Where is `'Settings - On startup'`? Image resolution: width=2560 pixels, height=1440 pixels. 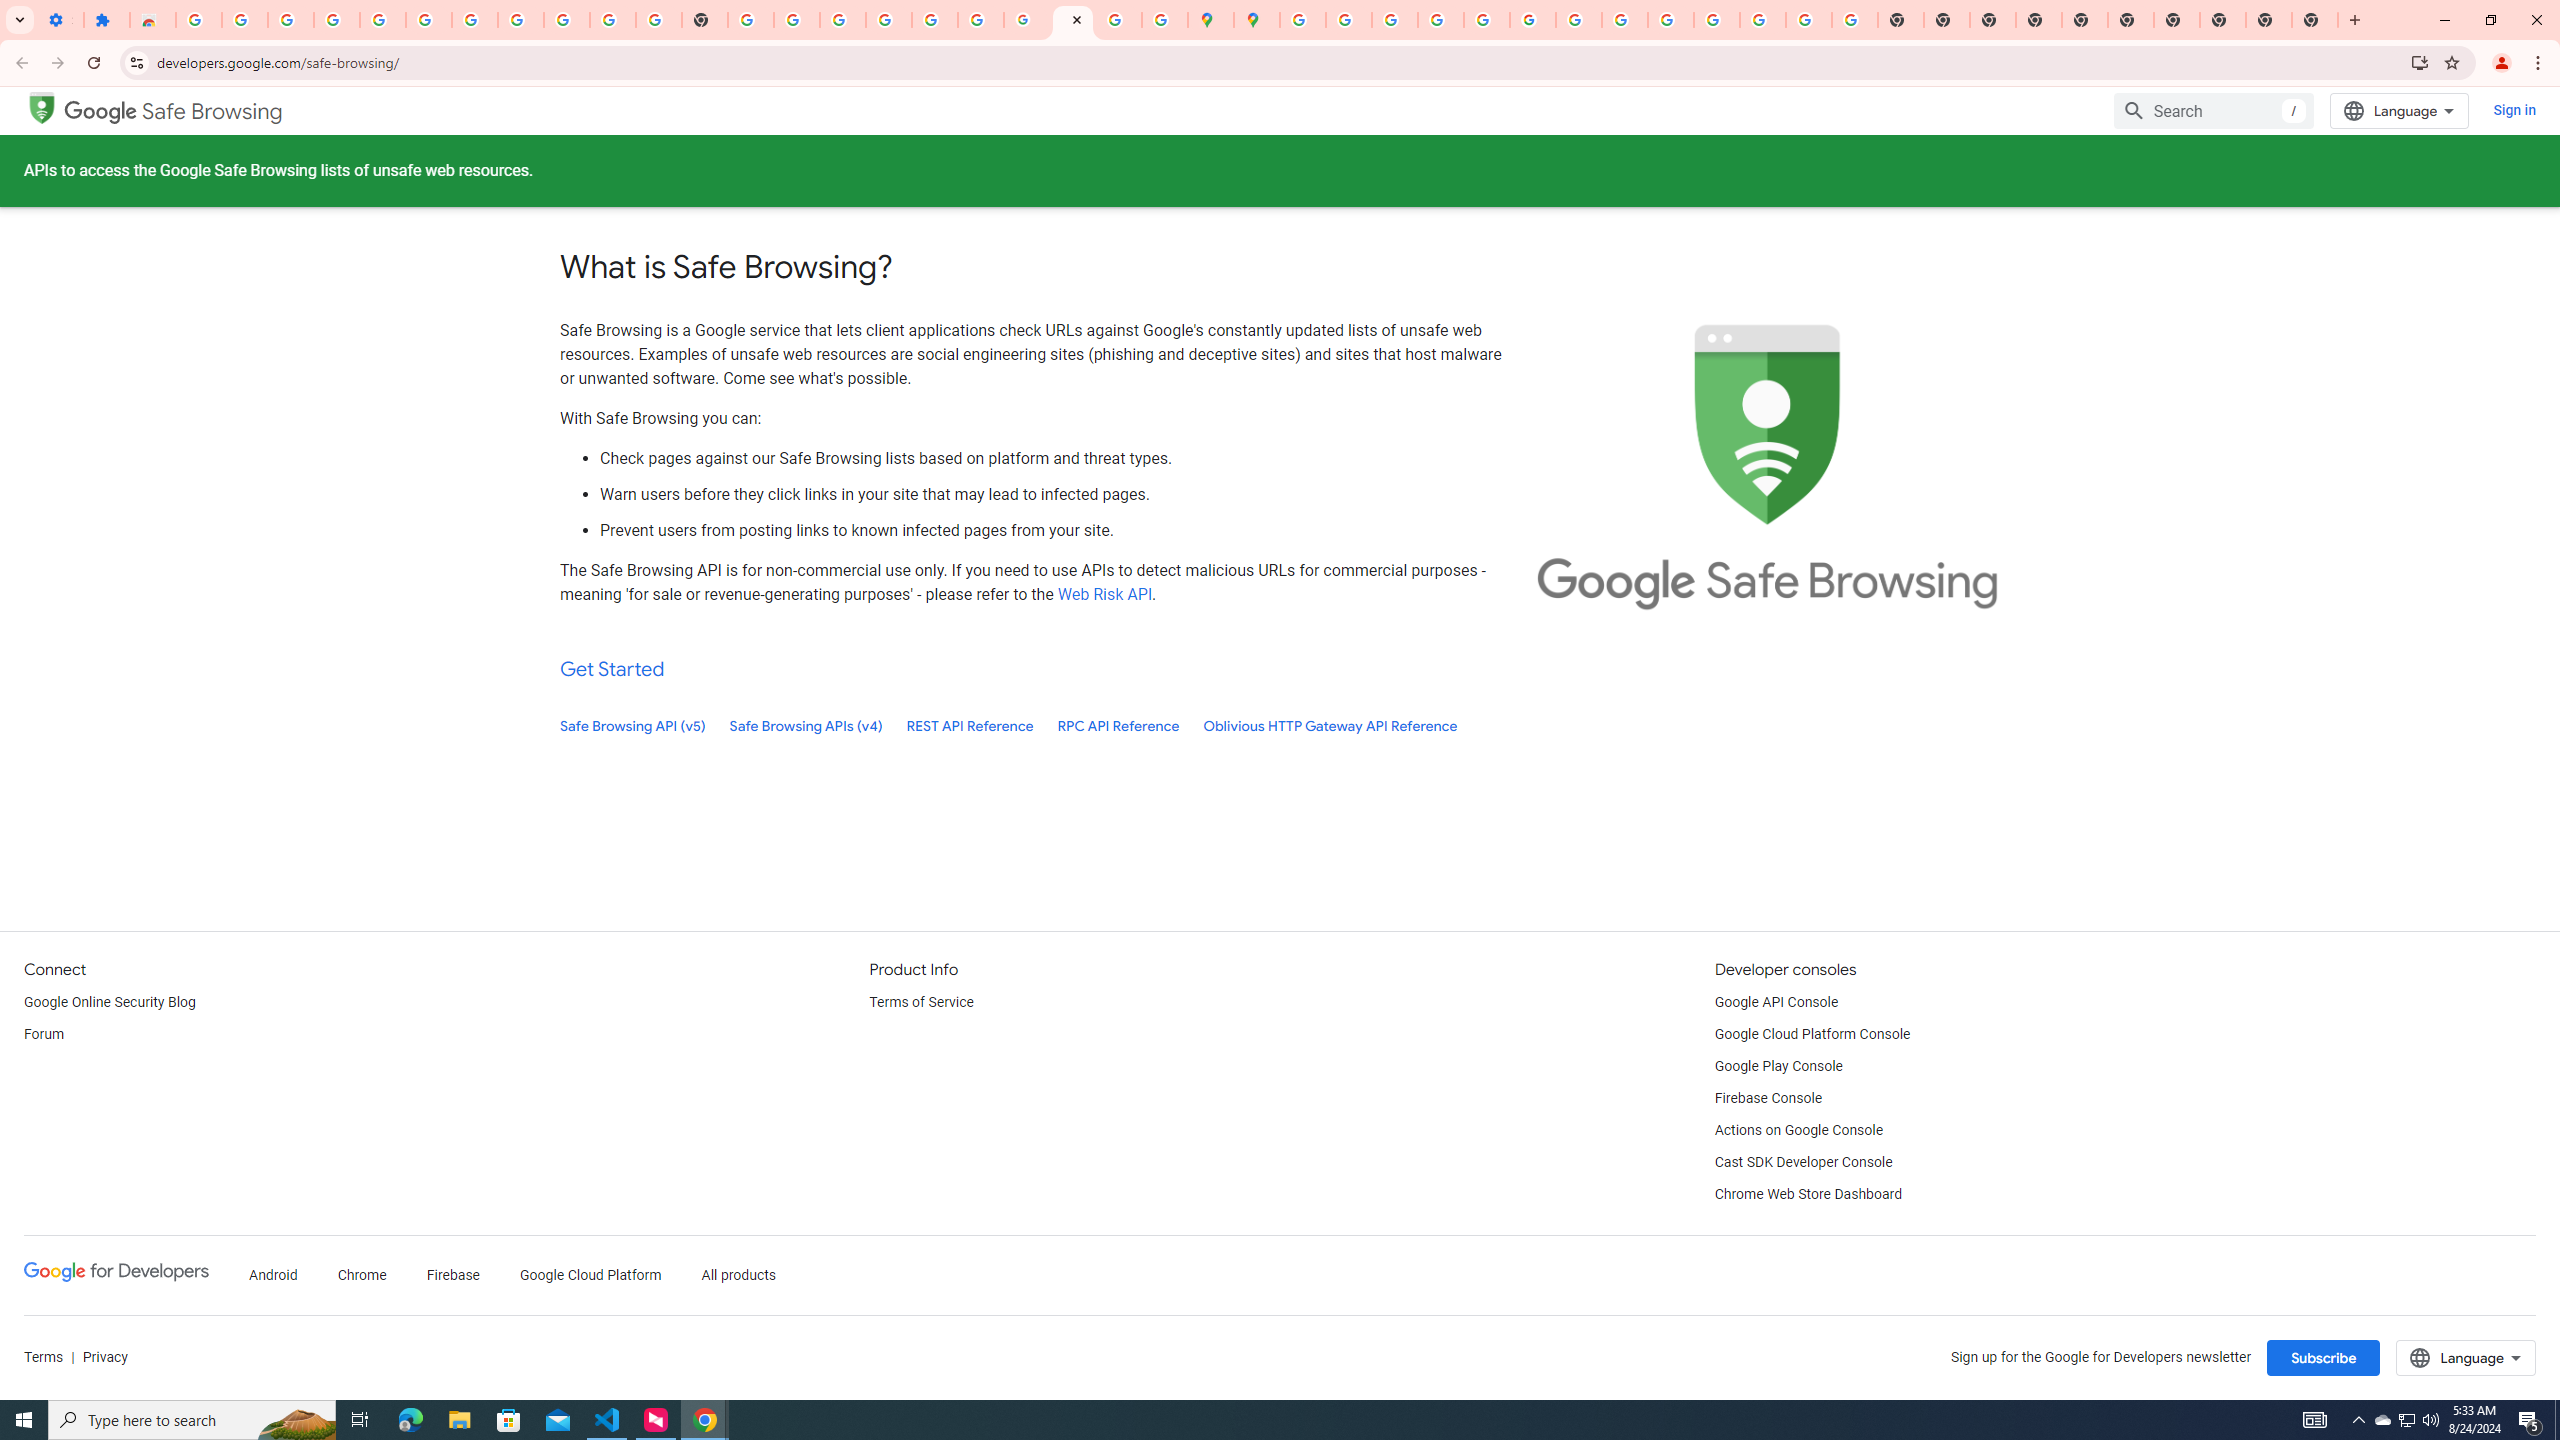 'Settings - On startup' is located at coordinates (60, 19).